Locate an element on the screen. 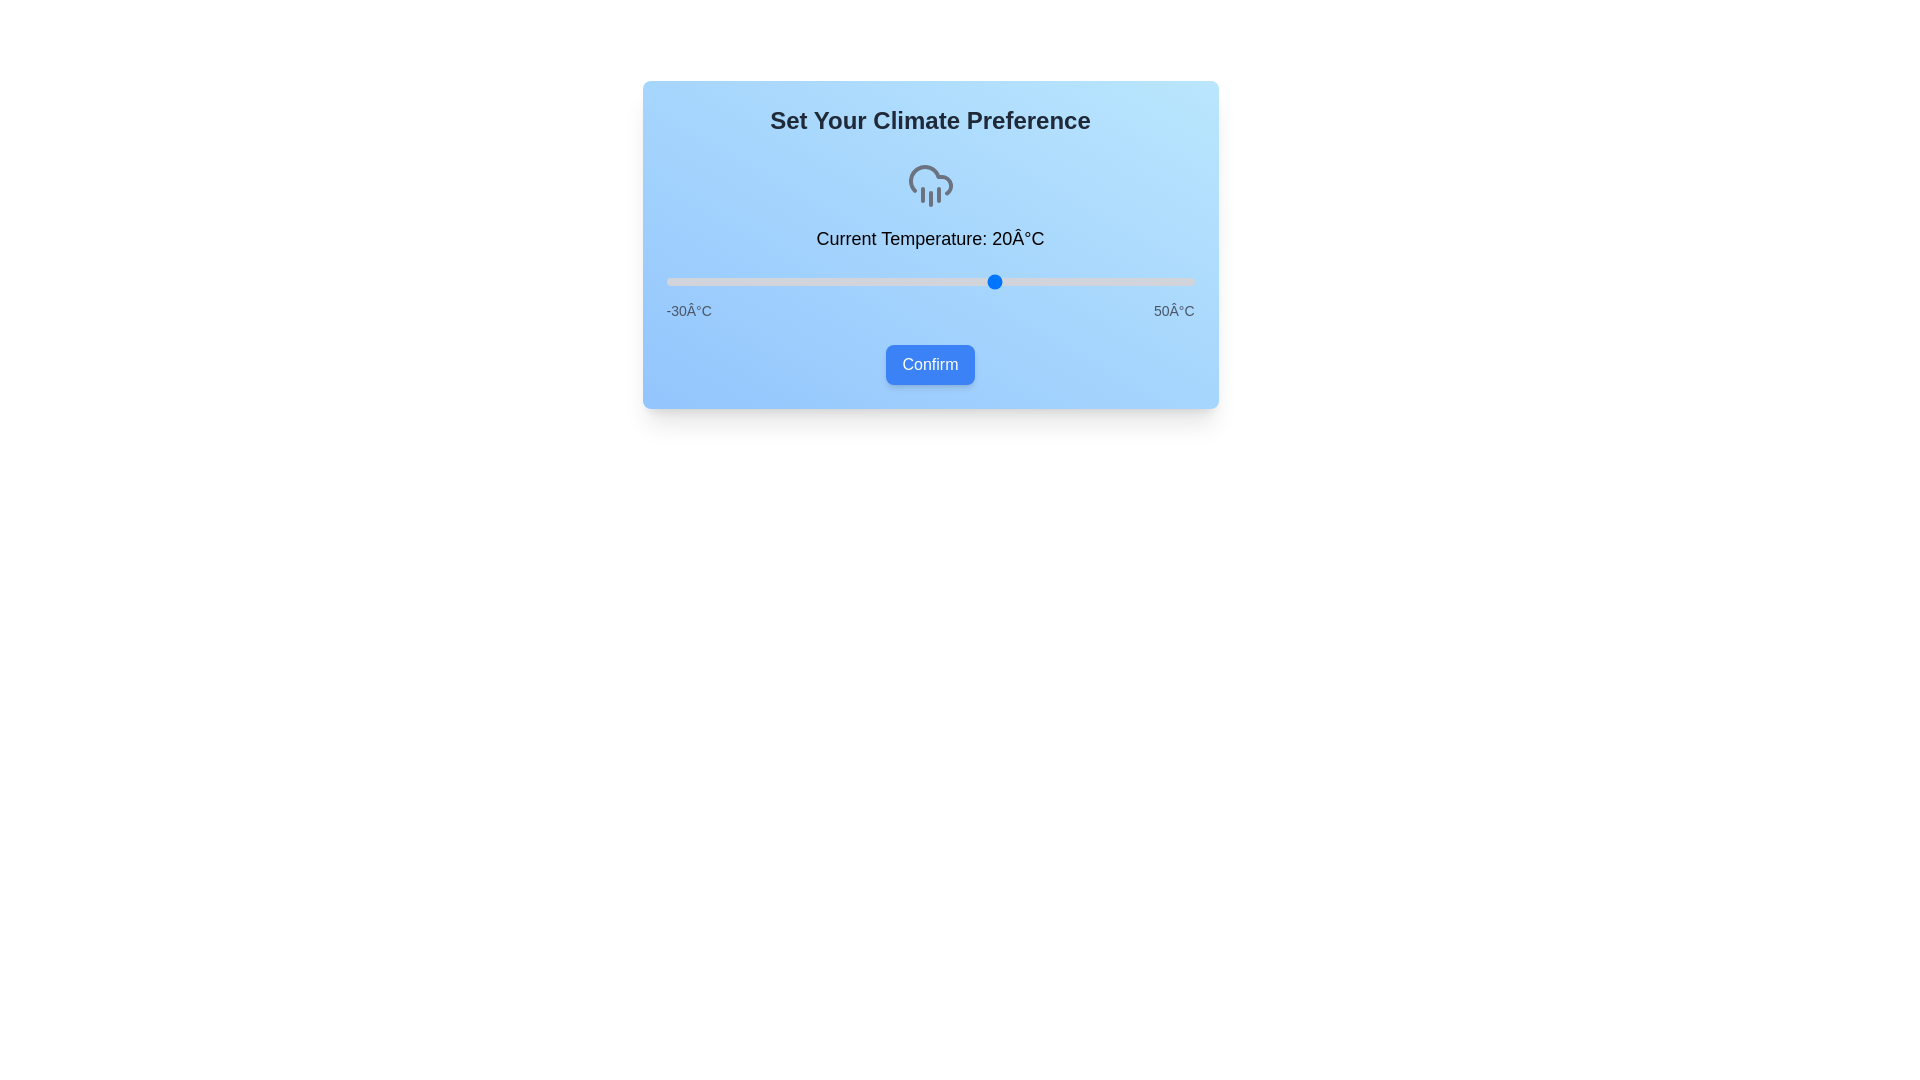 The image size is (1920, 1080). 'Confirm' button to finalize the selection is located at coordinates (929, 365).